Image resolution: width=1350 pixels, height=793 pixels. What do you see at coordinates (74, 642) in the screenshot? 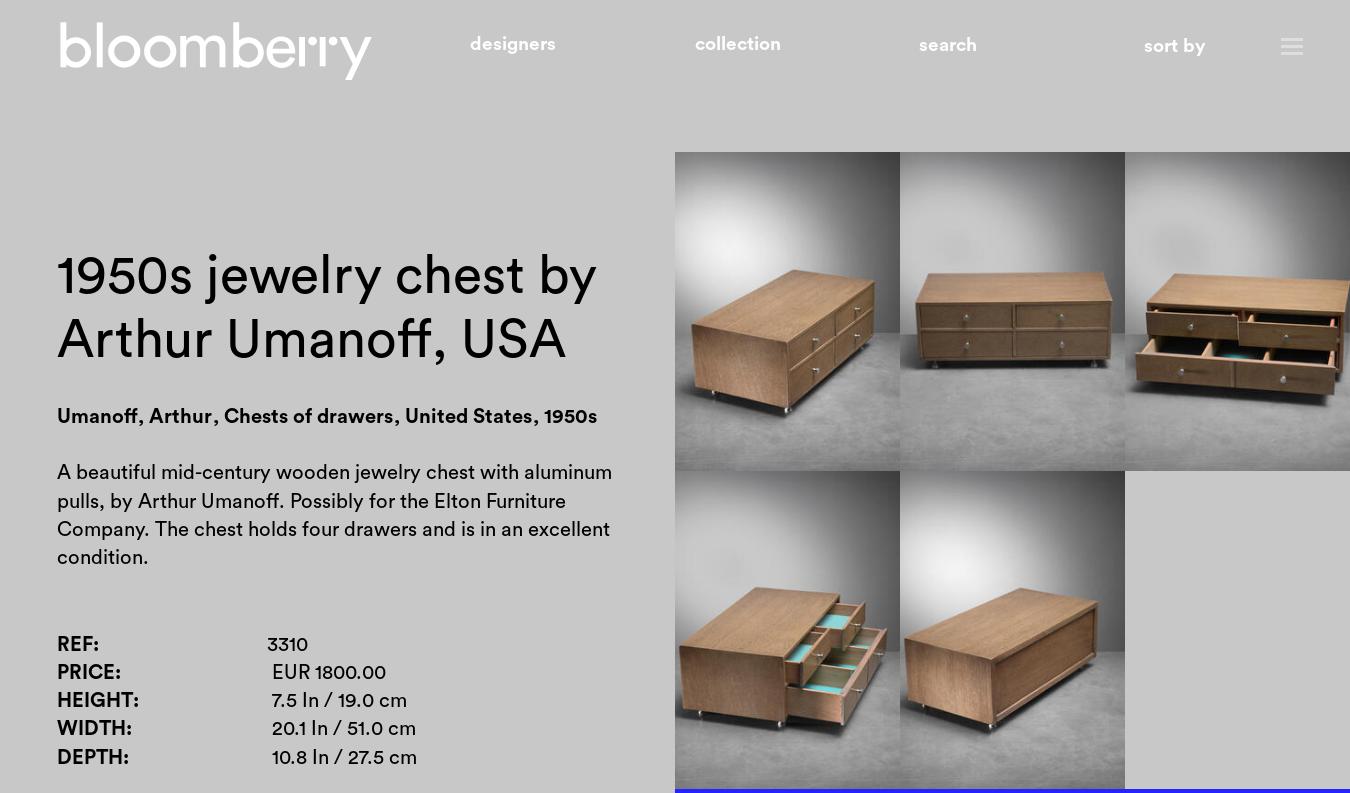
I see `'Ref'` at bounding box center [74, 642].